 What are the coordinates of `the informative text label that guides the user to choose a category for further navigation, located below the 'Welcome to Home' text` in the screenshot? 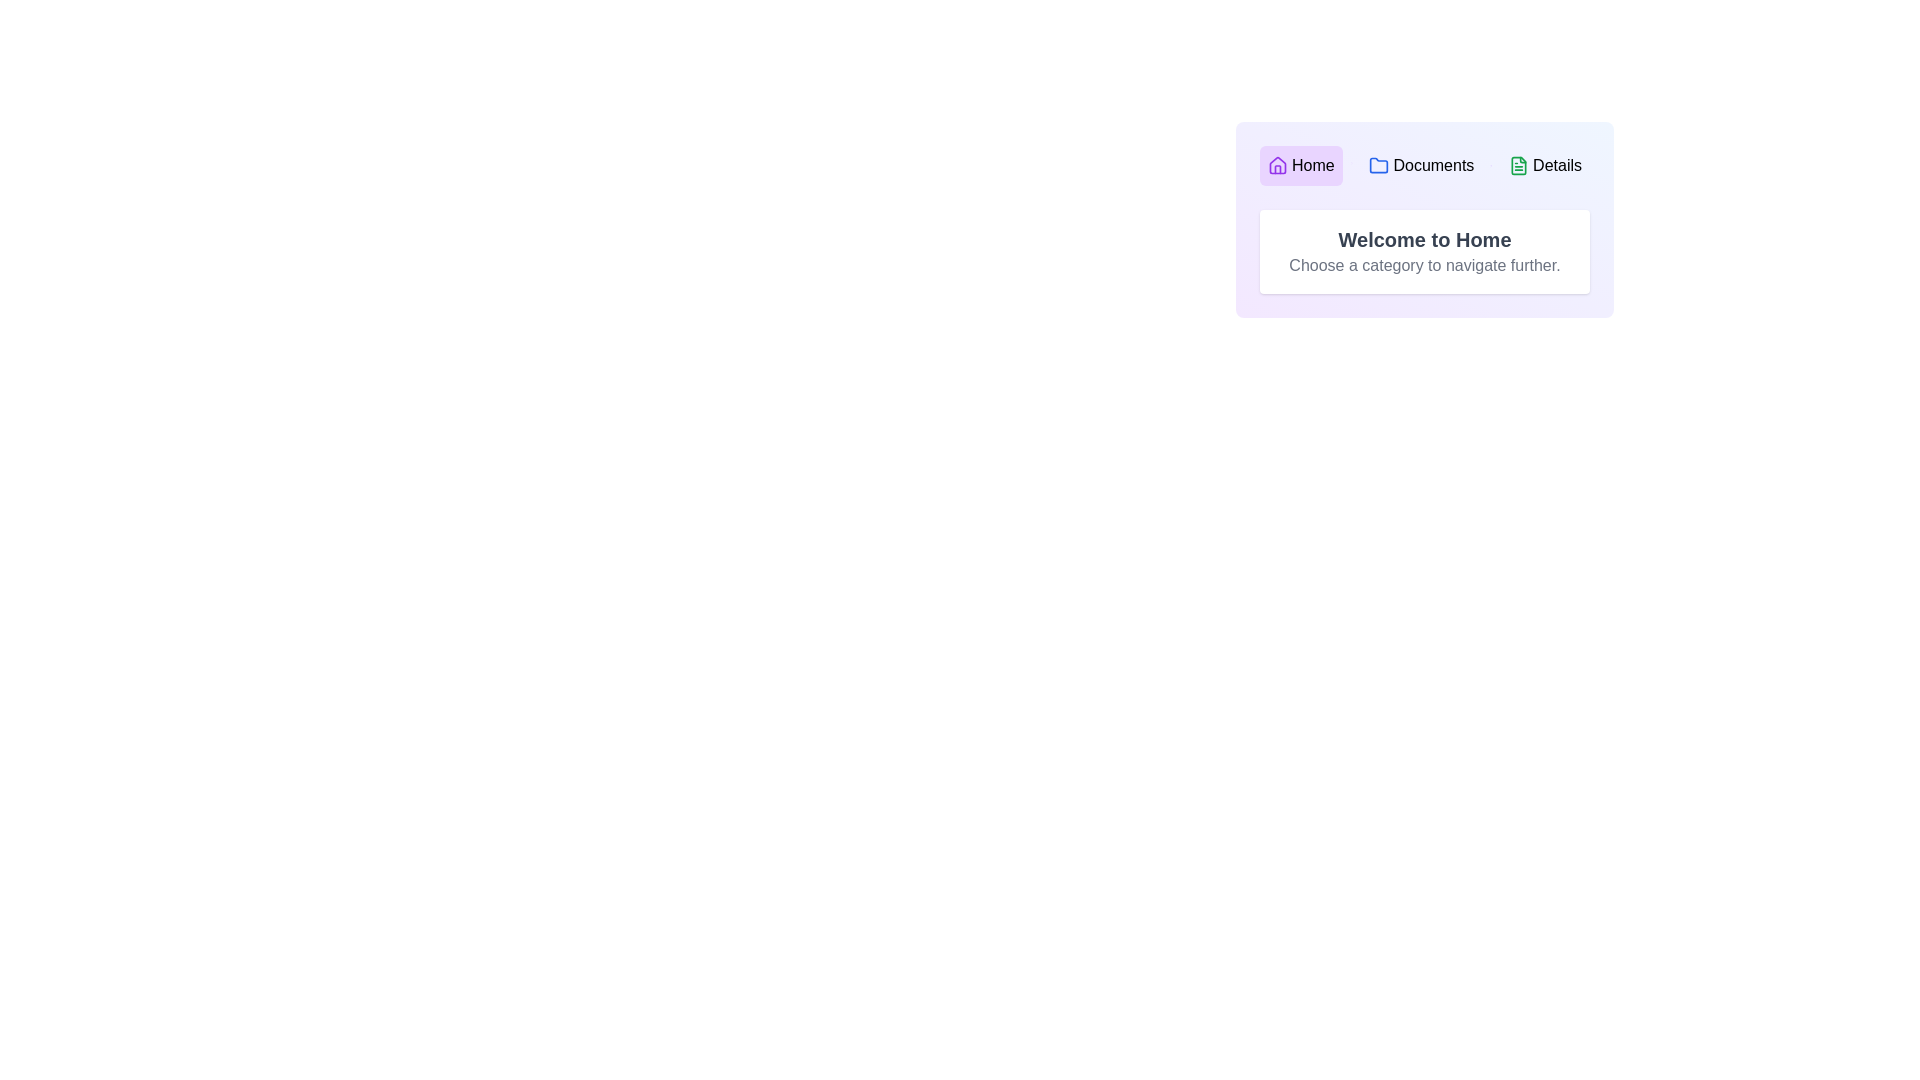 It's located at (1424, 265).